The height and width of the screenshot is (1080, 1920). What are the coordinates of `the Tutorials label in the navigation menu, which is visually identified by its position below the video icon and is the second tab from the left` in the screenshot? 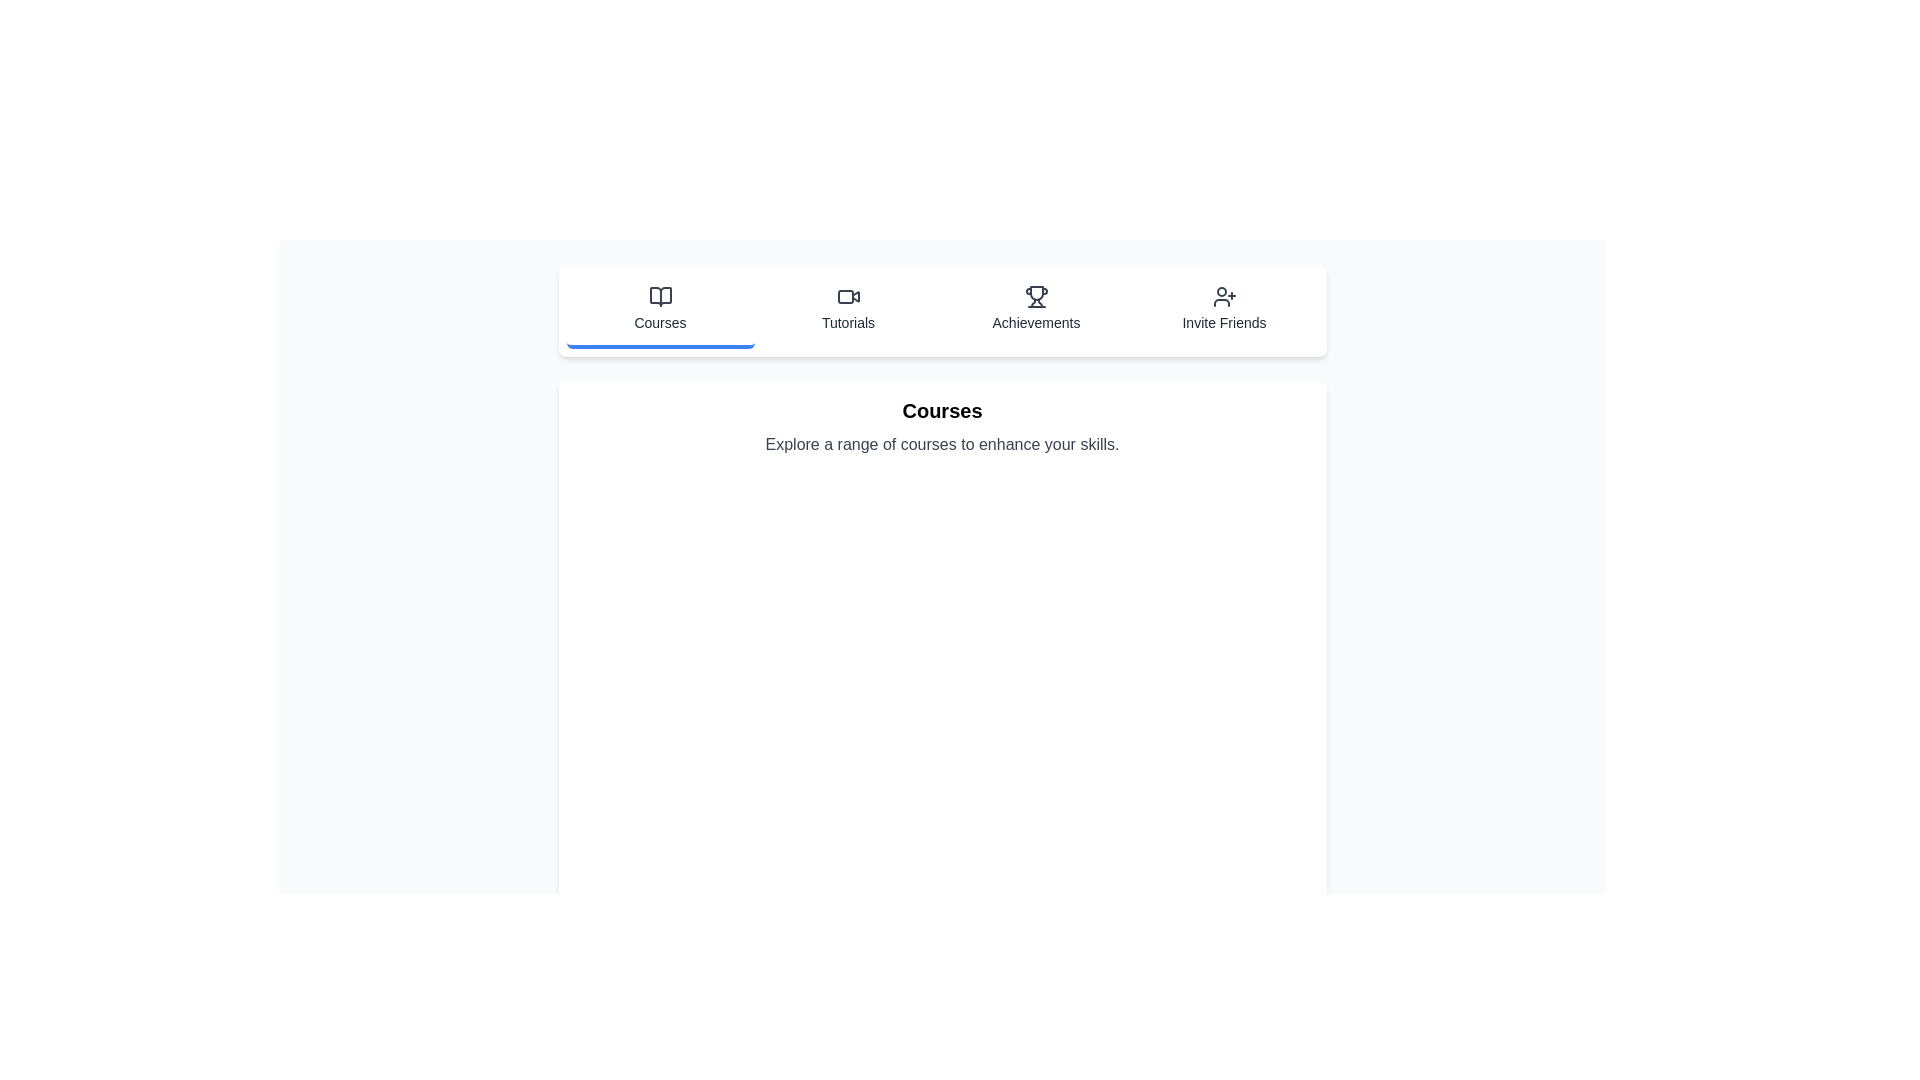 It's located at (848, 322).